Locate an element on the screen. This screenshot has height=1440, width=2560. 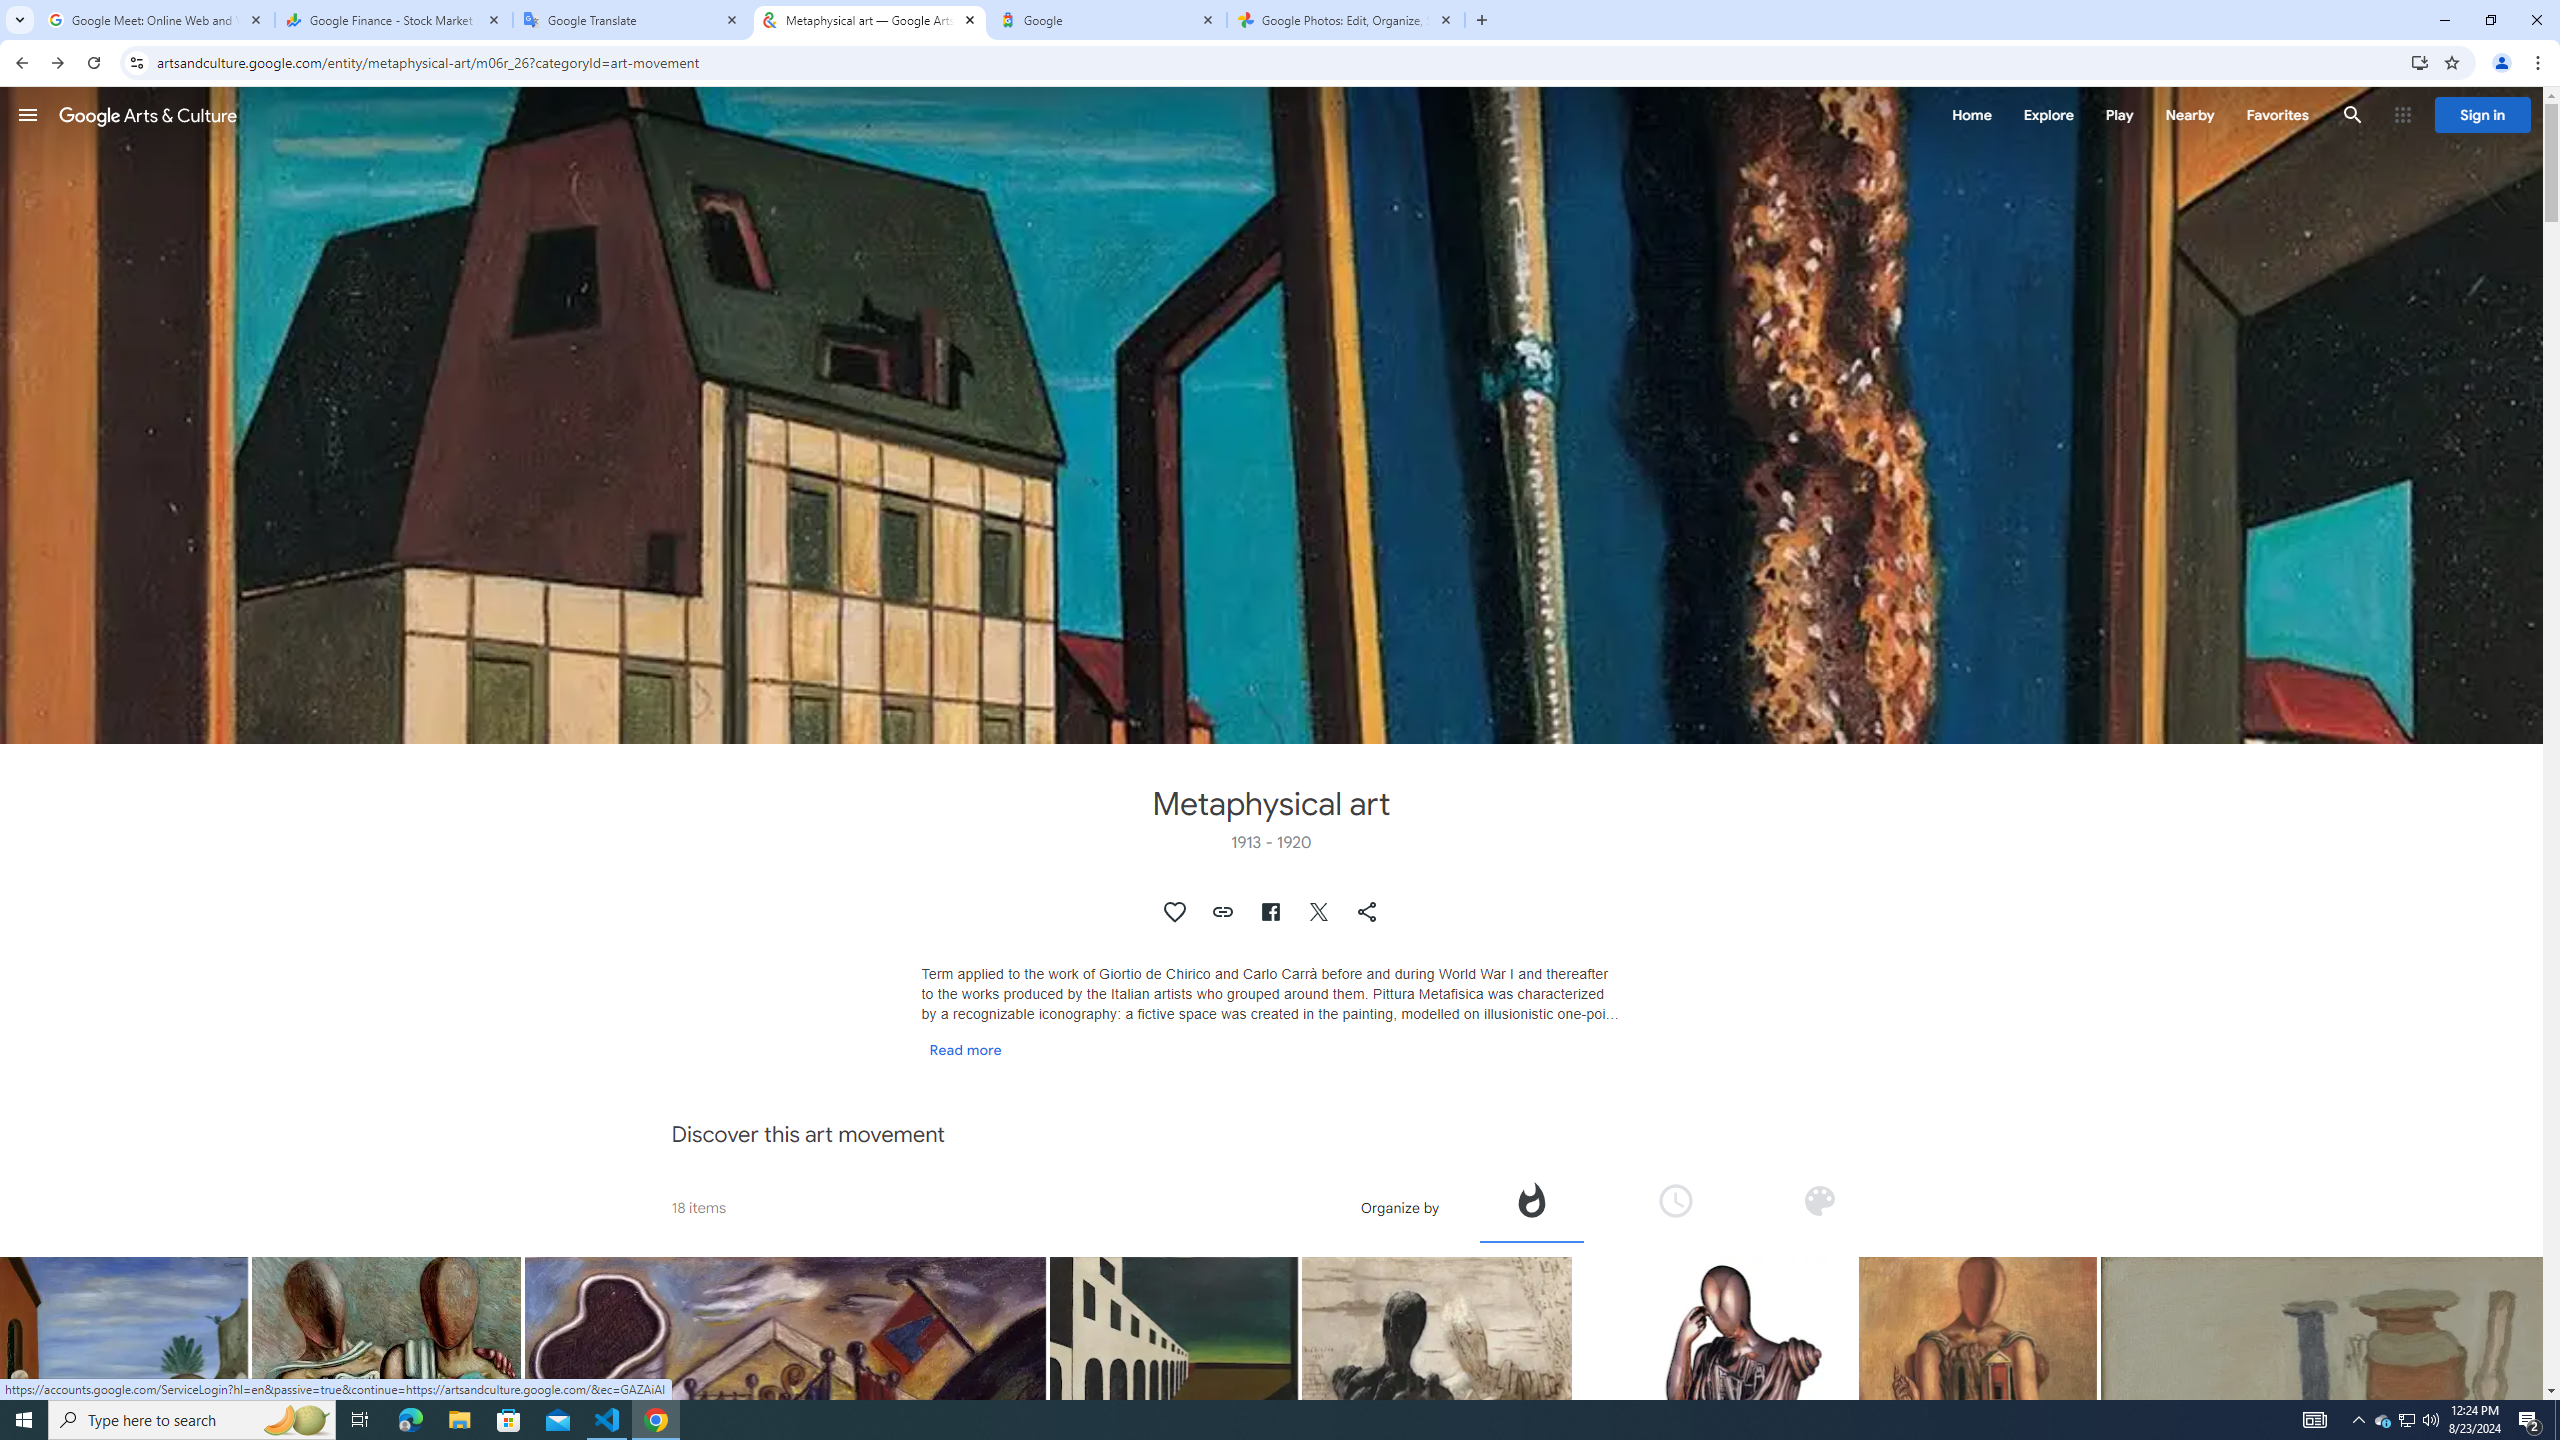
'System' is located at coordinates (11, 9).